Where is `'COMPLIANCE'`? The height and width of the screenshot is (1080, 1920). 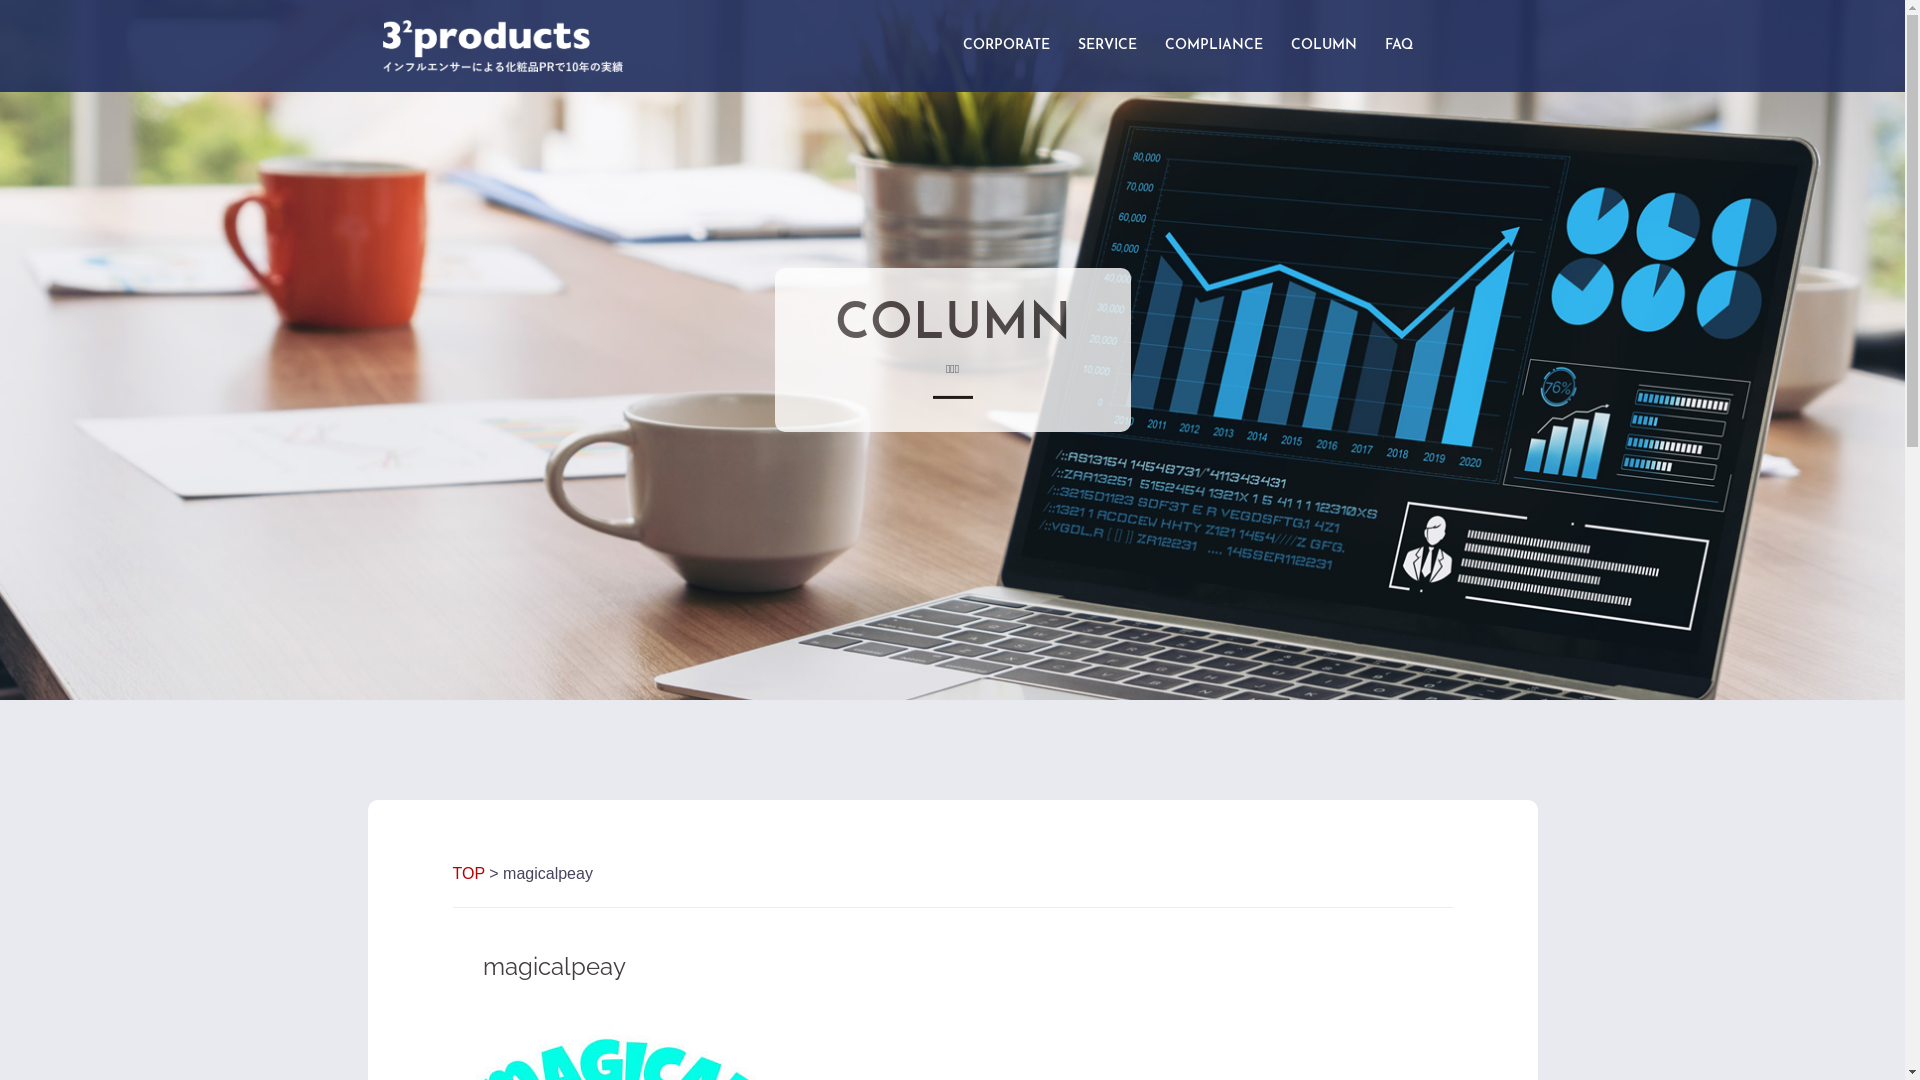 'COMPLIANCE' is located at coordinates (1212, 45).